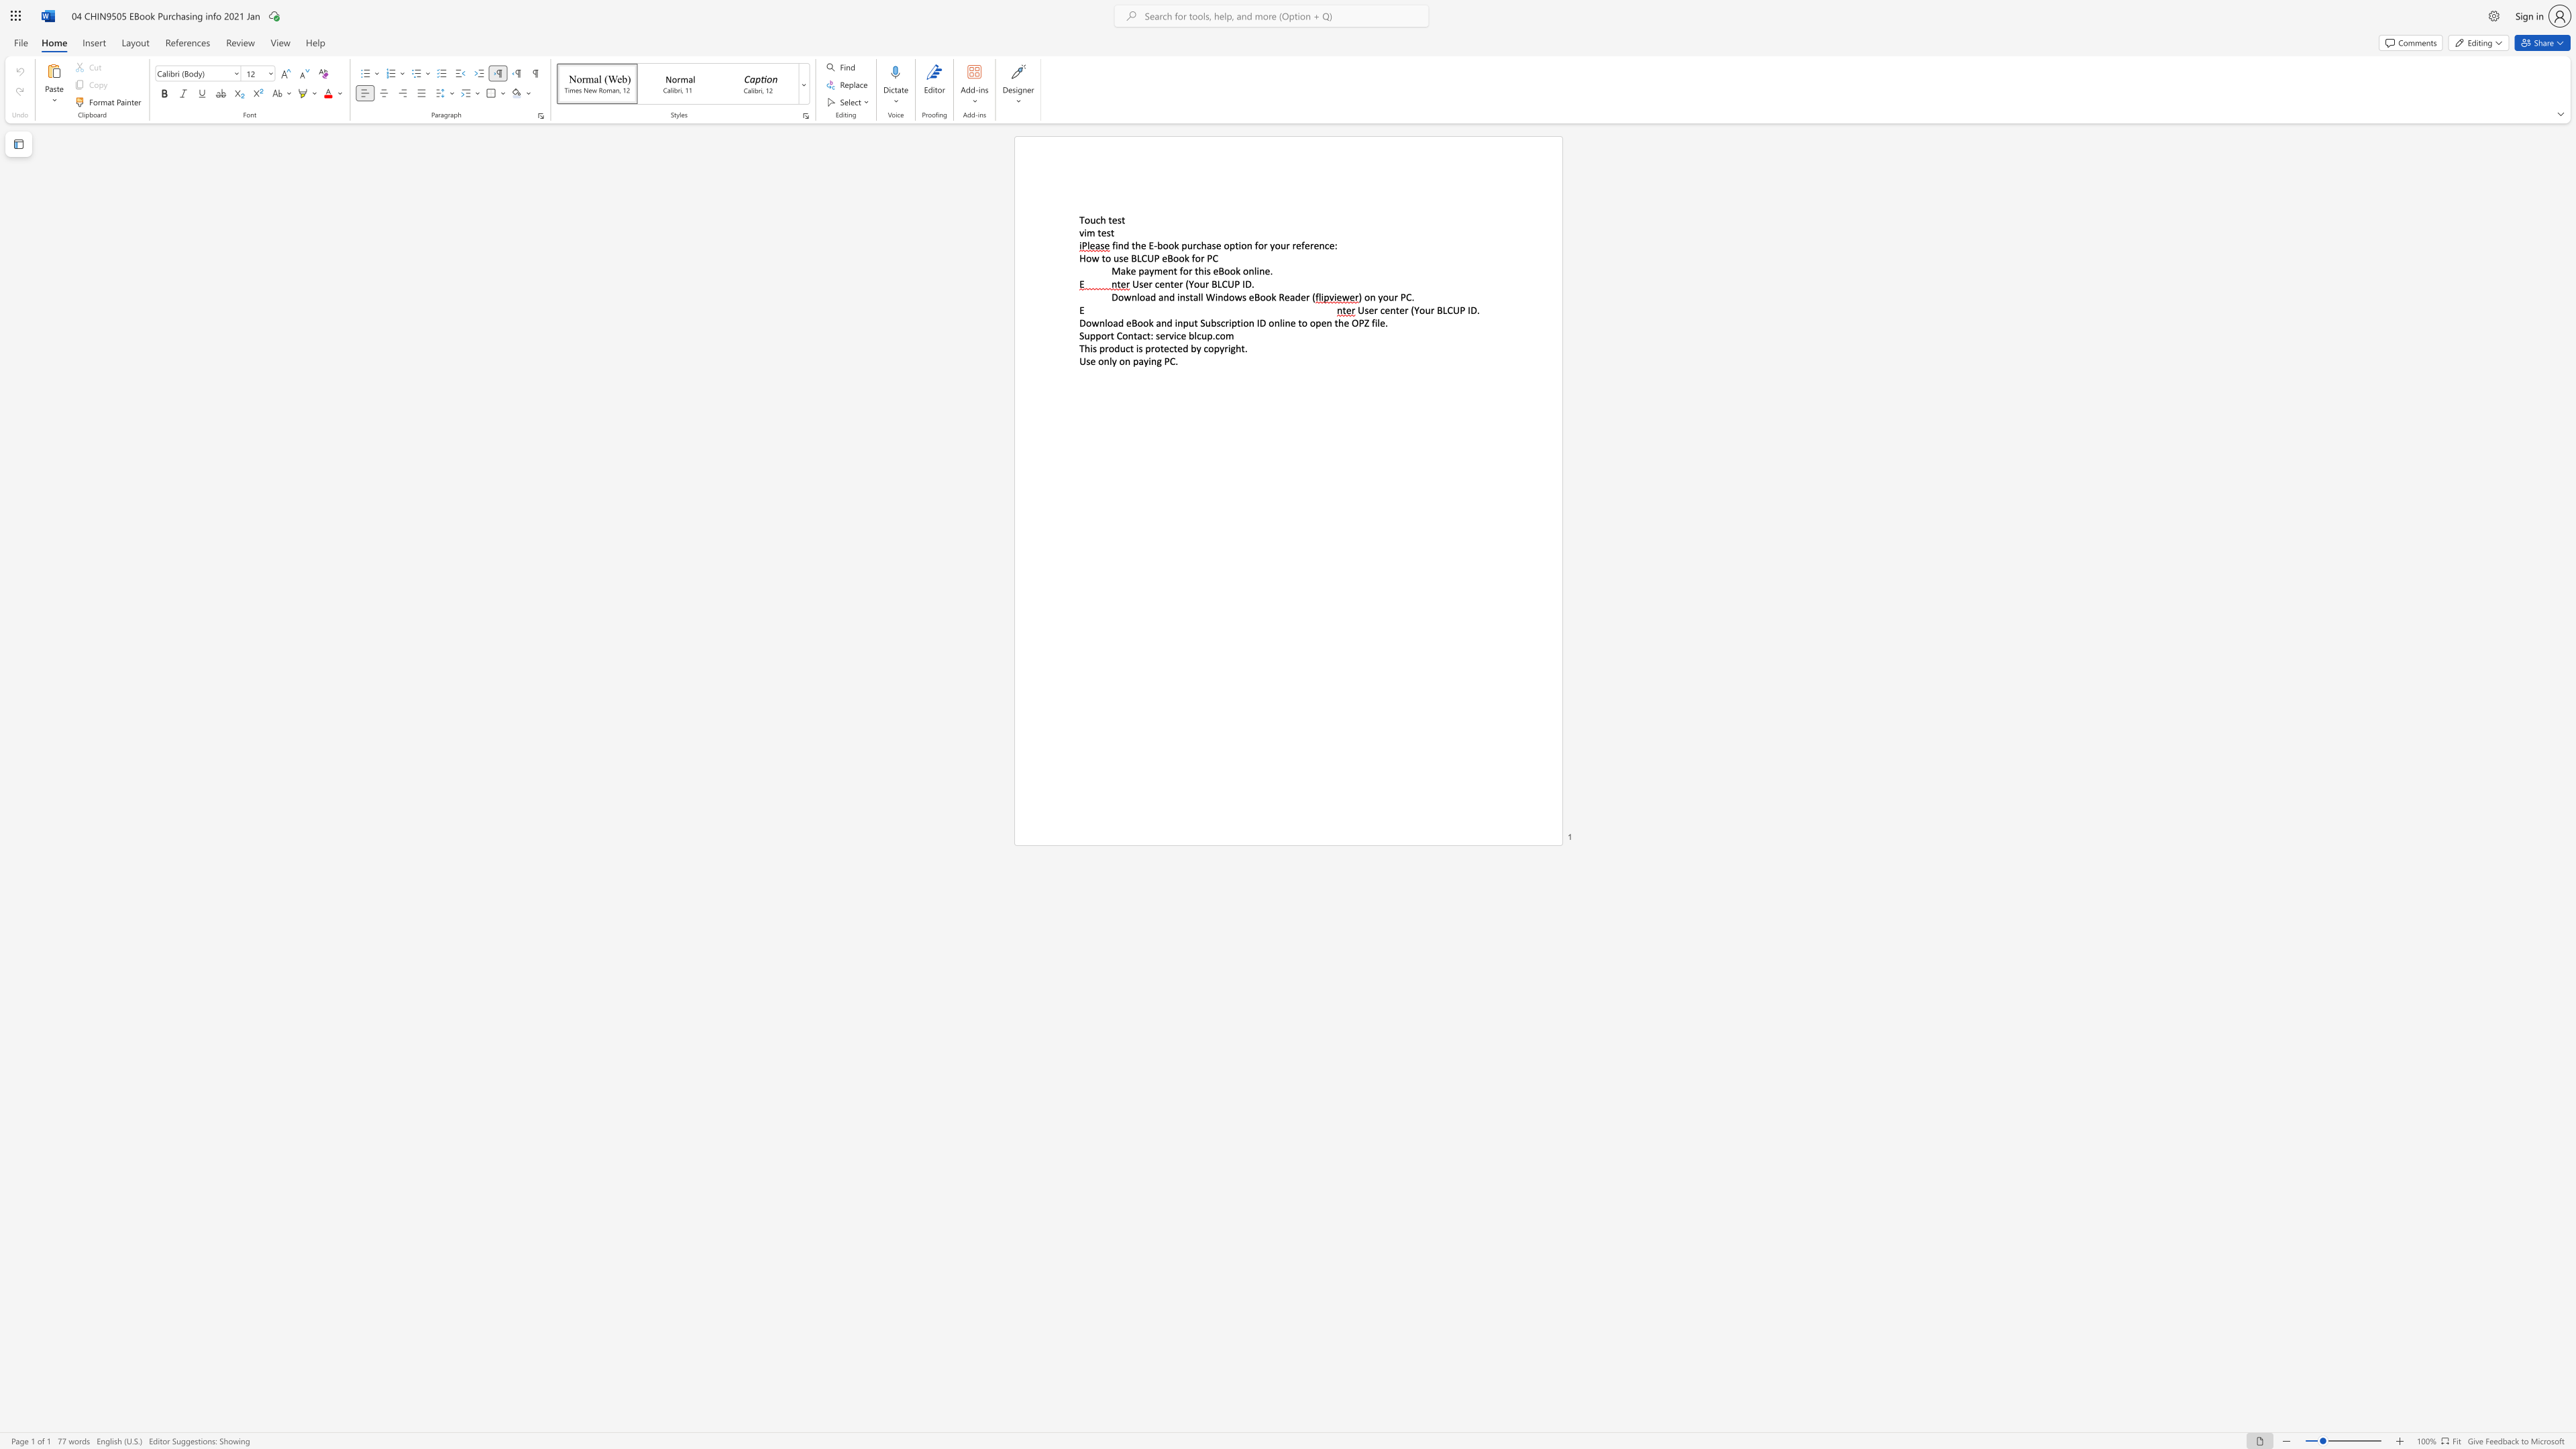  I want to click on the 1th character "s" in the text, so click(1095, 347).